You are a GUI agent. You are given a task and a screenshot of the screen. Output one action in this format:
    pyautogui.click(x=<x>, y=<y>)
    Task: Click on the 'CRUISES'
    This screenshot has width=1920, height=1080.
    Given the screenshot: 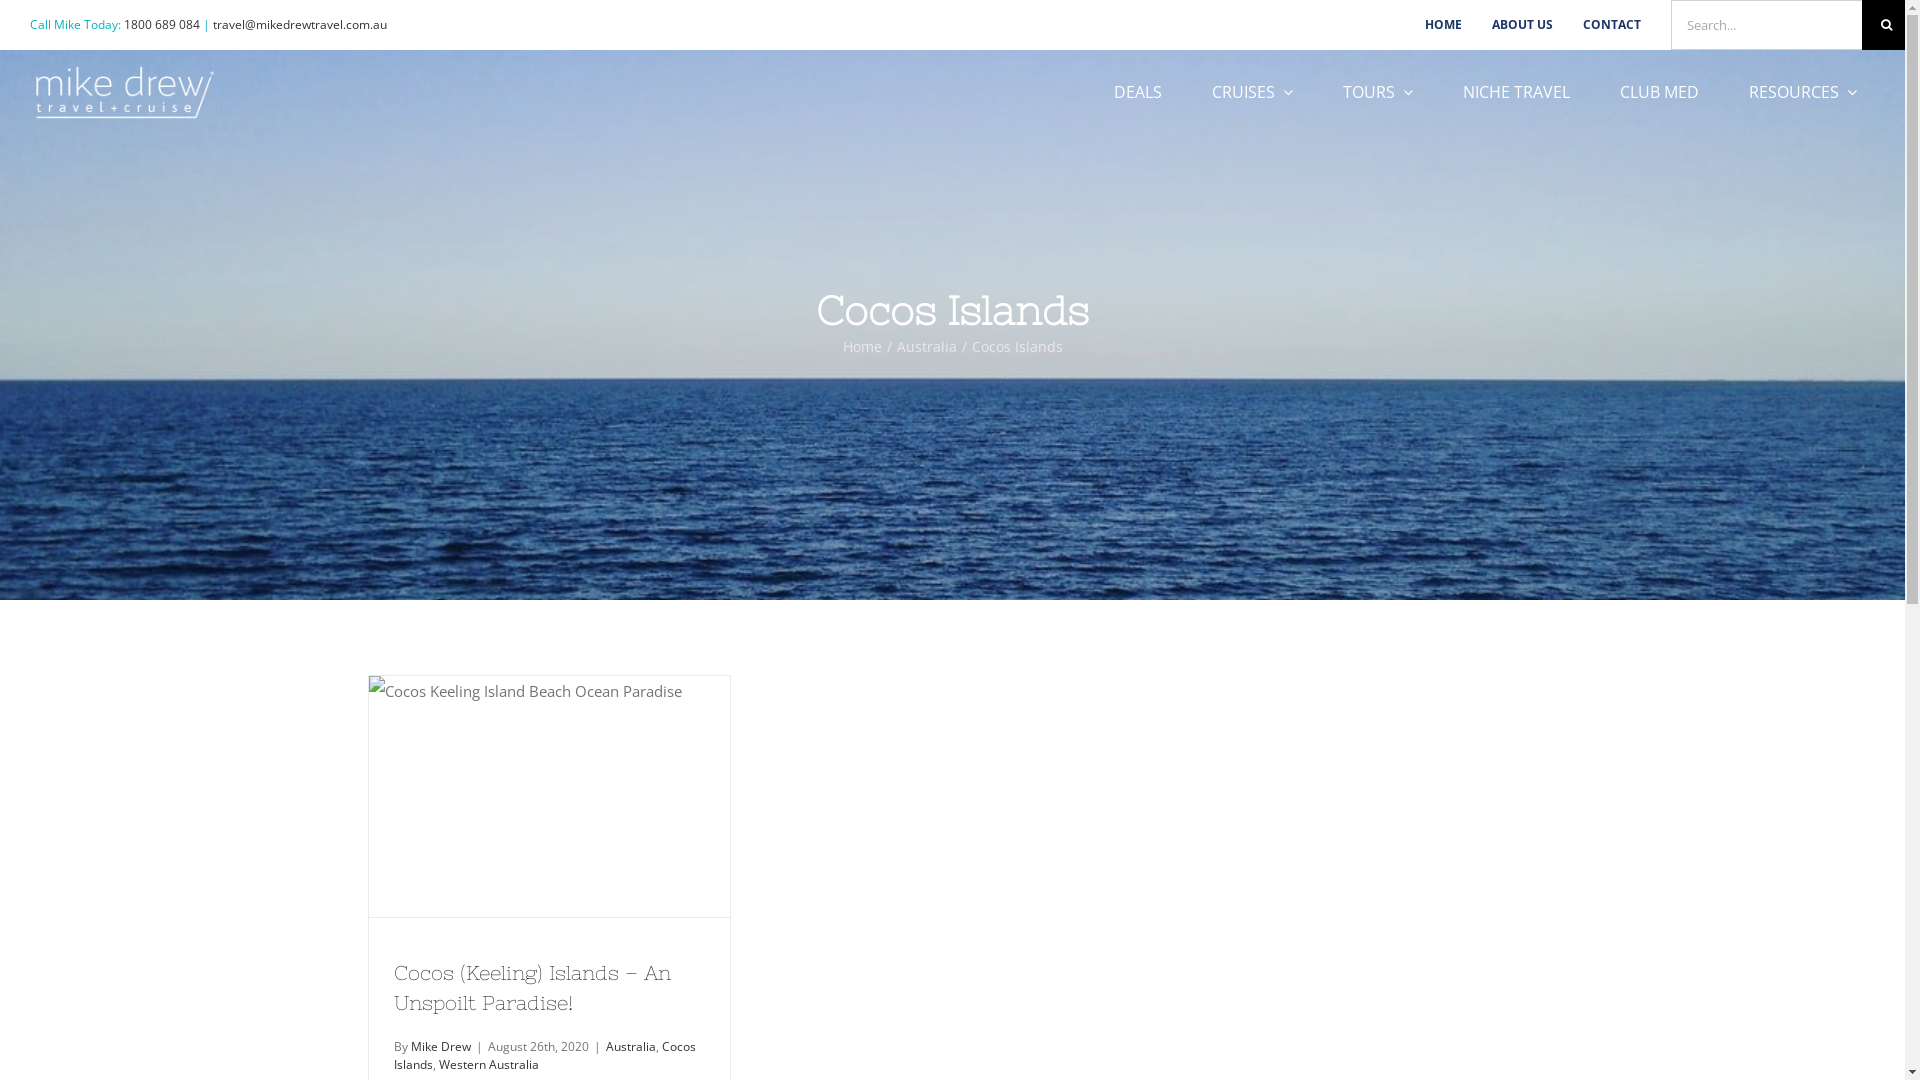 What is the action you would take?
    pyautogui.click(x=1251, y=92)
    